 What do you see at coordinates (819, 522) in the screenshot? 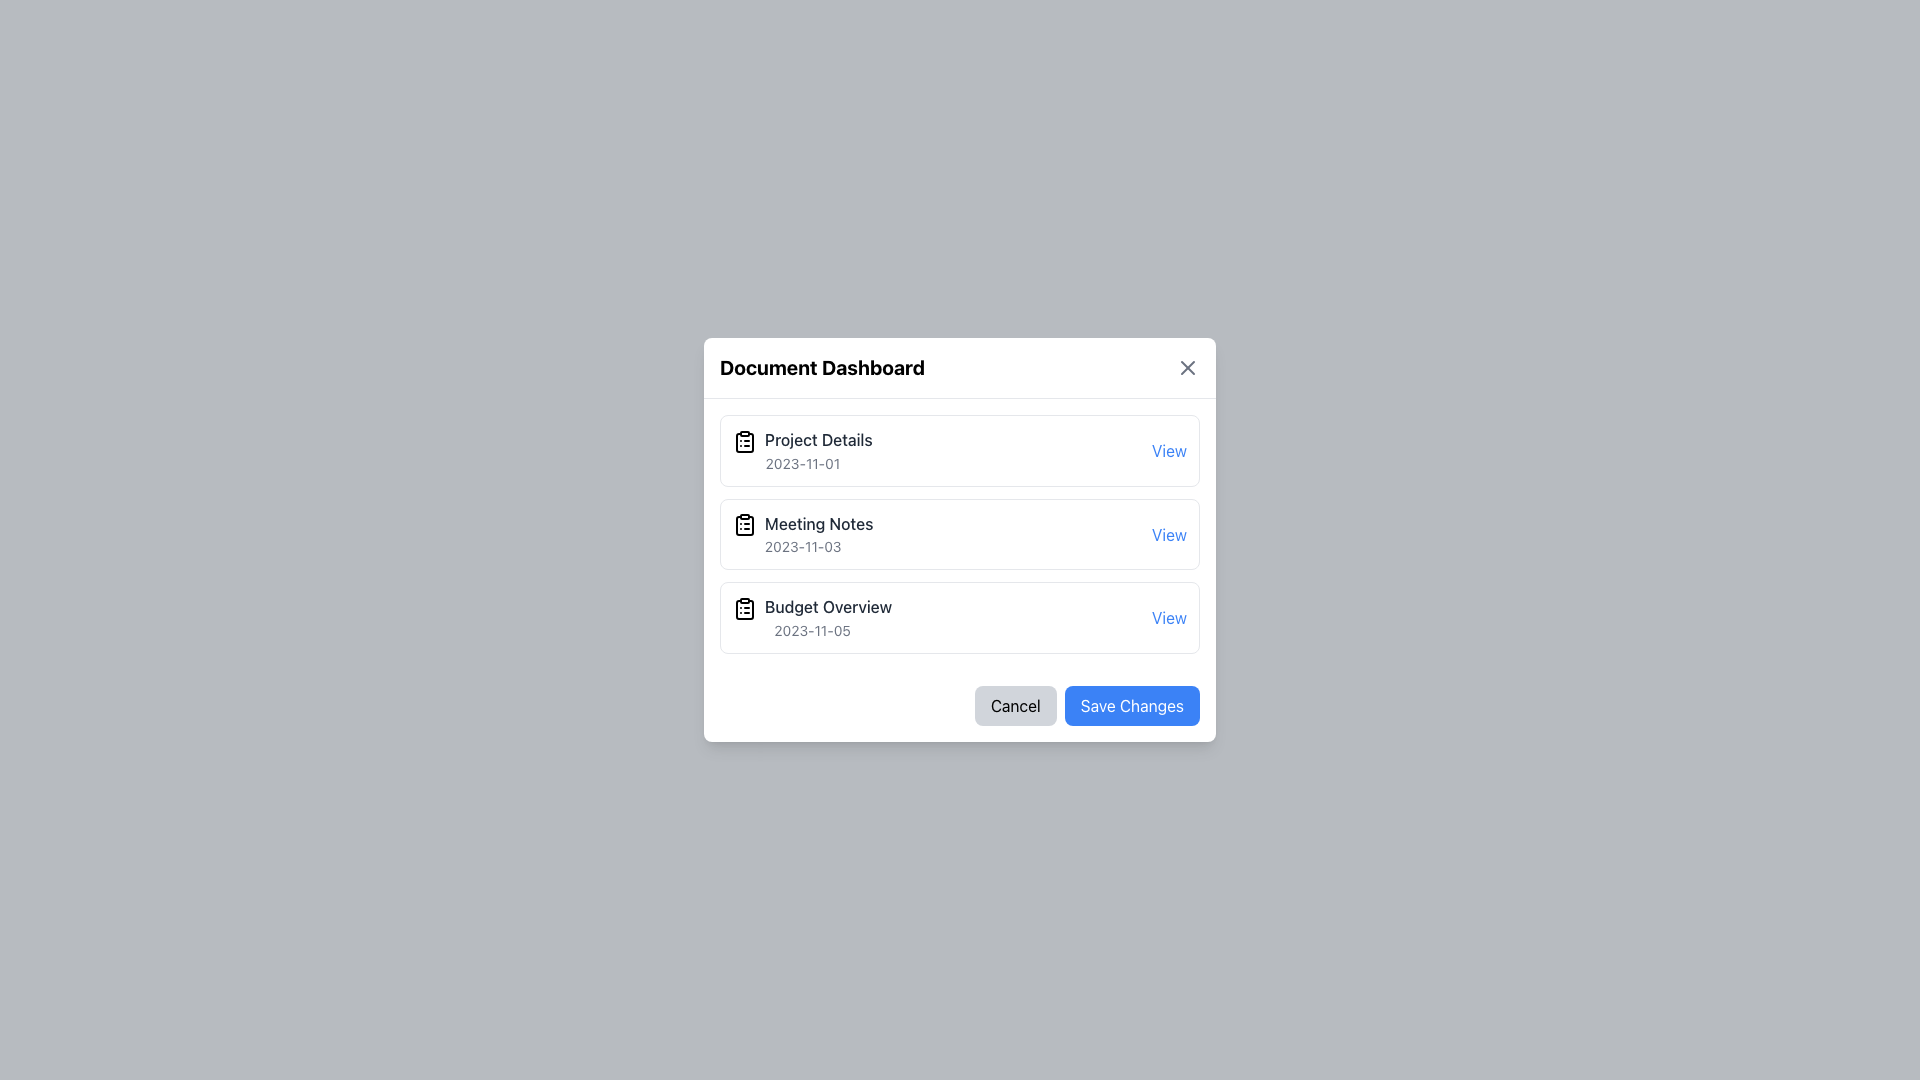
I see `label that describes a list item related to meeting notes, located as the second item in the Document Dashboard pop-up, below the Project Details text` at bounding box center [819, 522].